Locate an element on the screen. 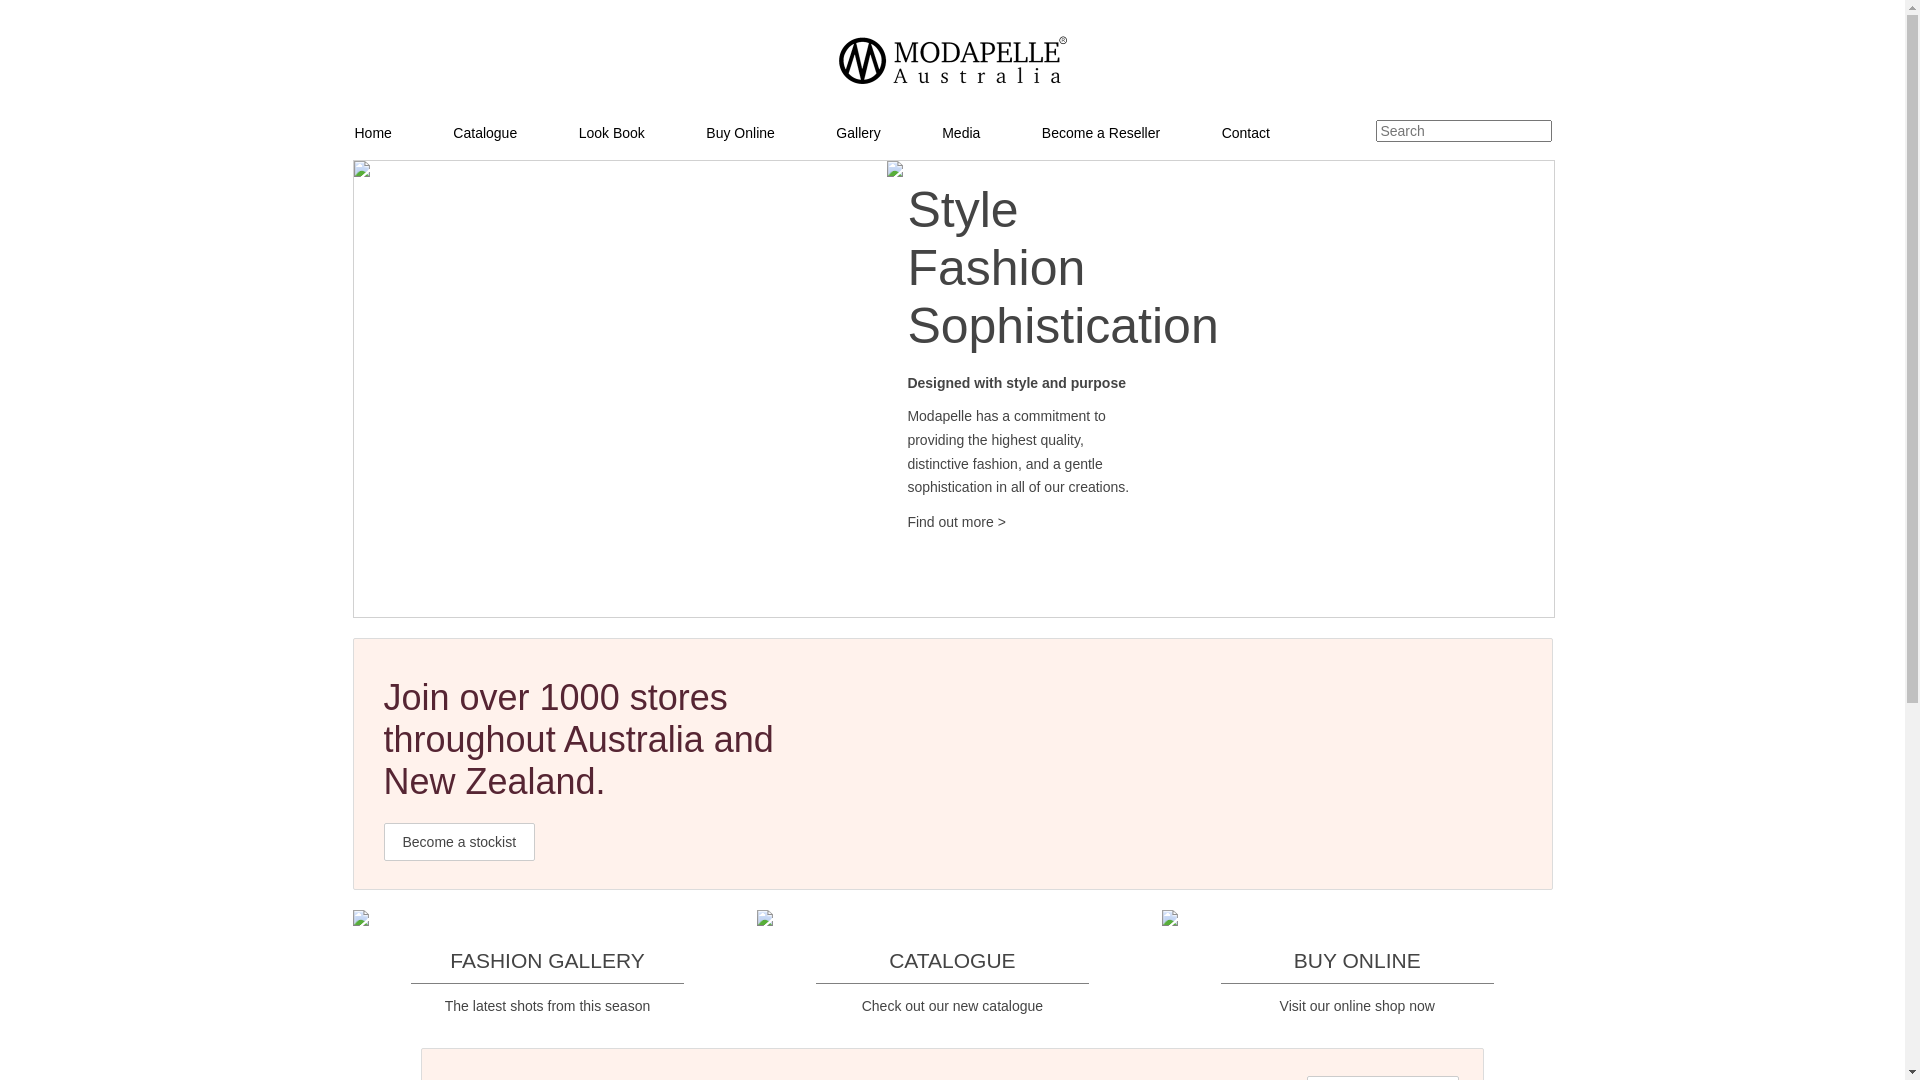 The height and width of the screenshot is (1080, 1920). 'Look Book' is located at coordinates (642, 132).